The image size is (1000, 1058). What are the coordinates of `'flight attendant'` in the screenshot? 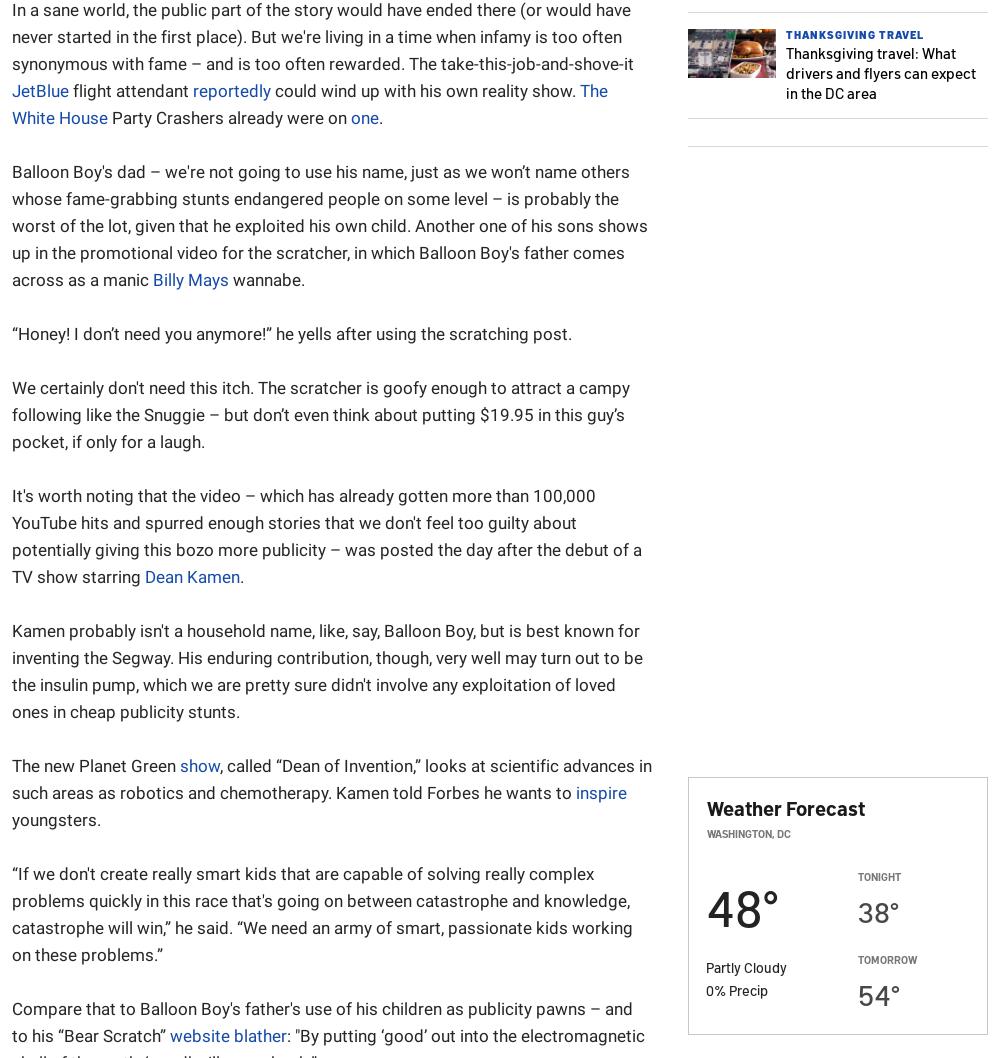 It's located at (131, 89).